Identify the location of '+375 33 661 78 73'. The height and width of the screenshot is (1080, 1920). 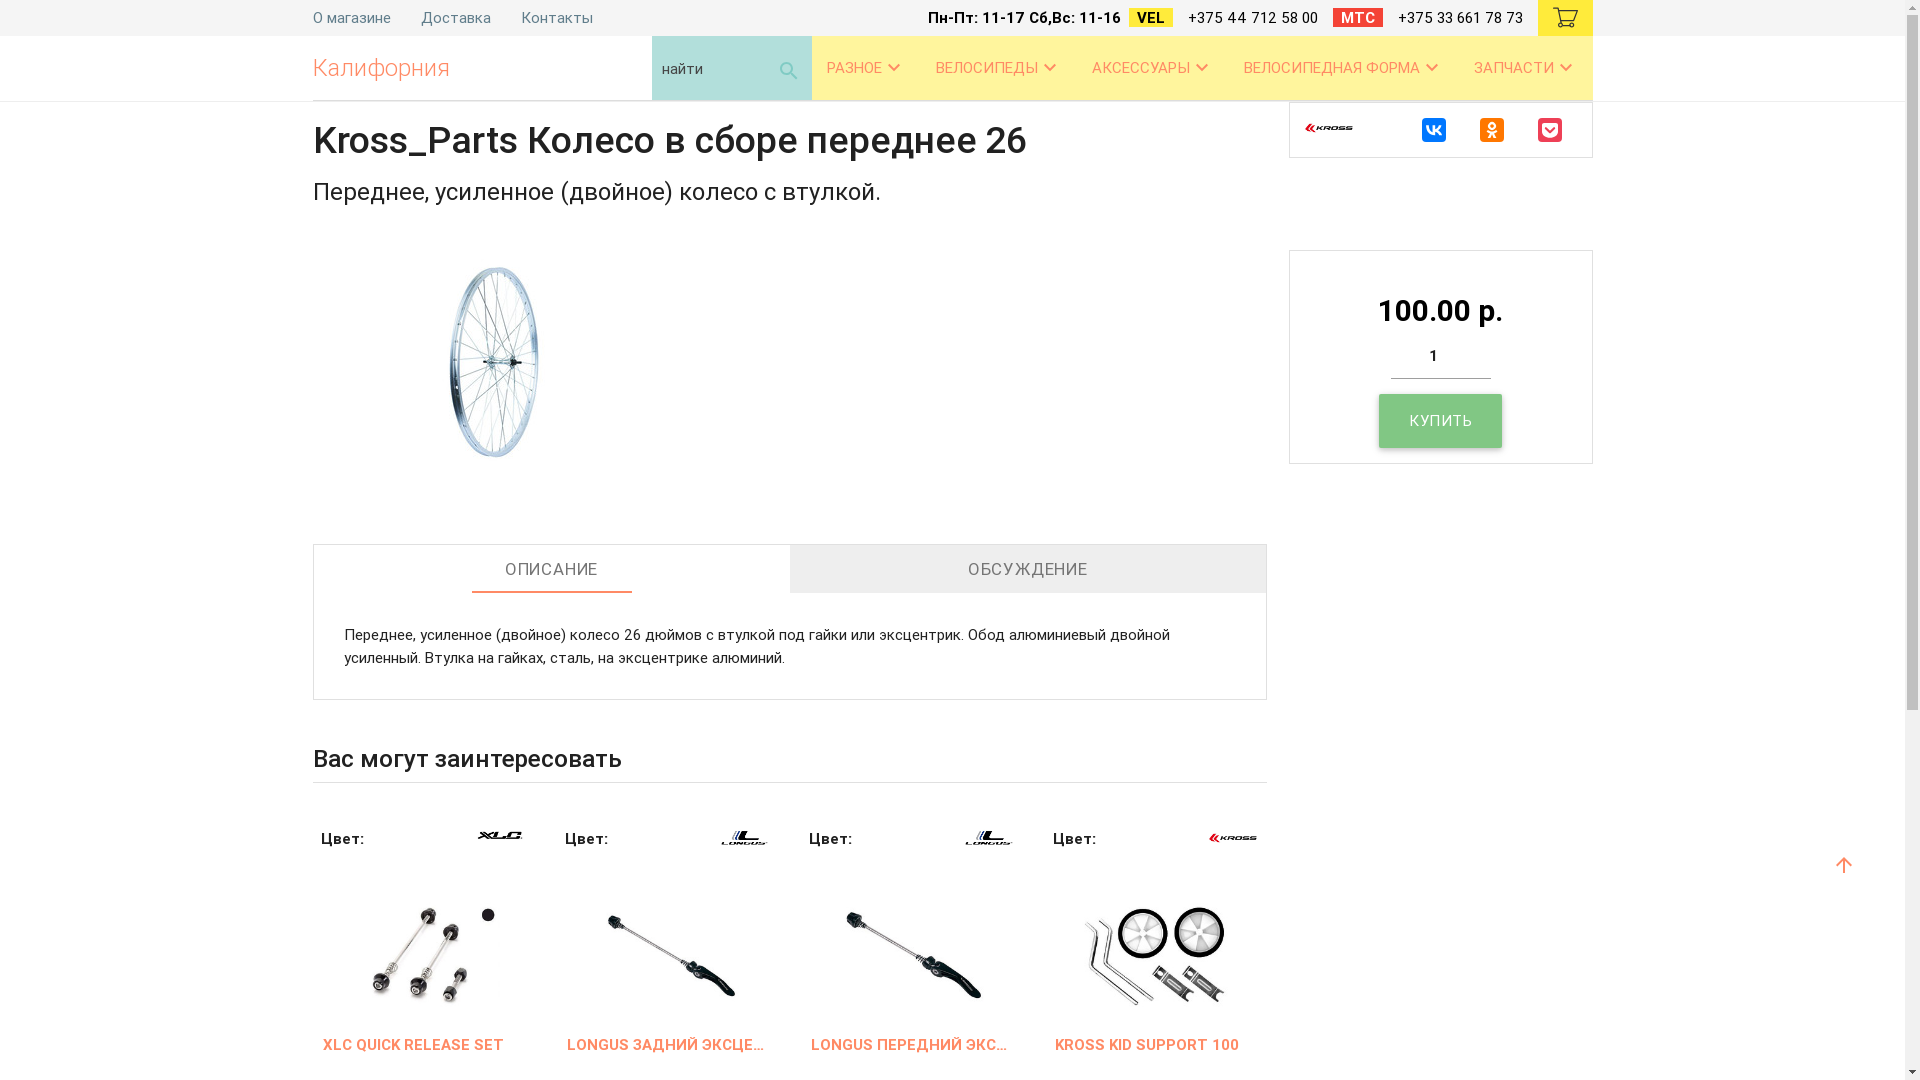
(1459, 18).